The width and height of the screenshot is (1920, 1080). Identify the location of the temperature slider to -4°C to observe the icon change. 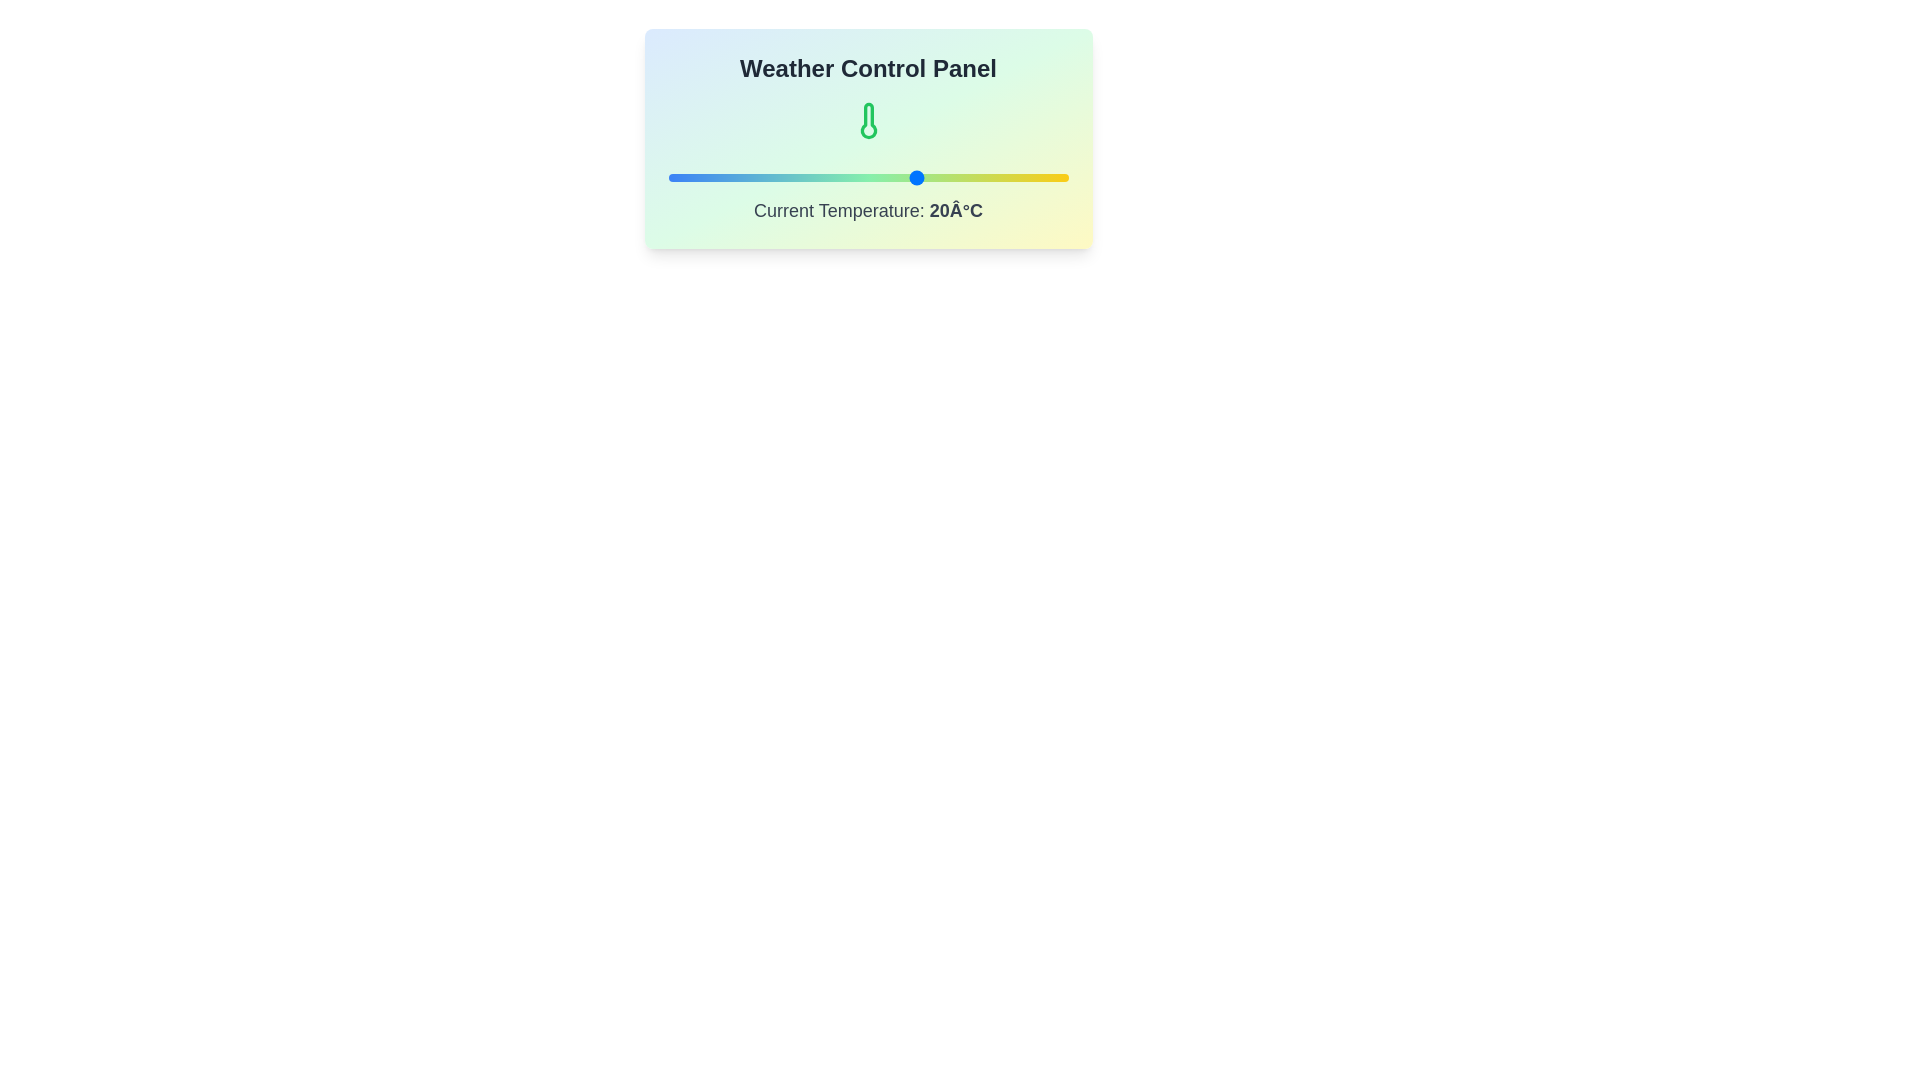
(797, 176).